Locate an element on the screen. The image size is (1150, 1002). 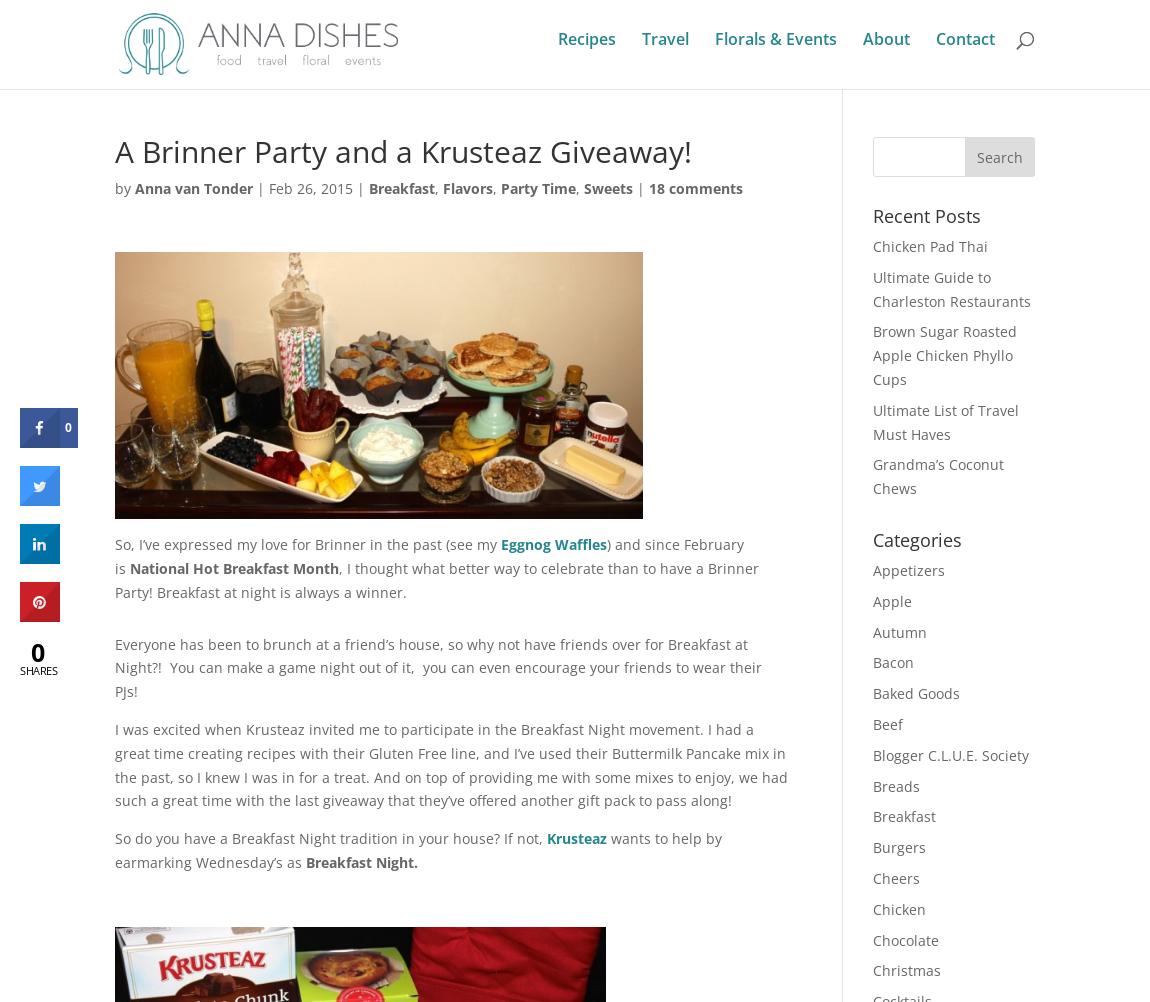
'Baked Goods' is located at coordinates (872, 693).